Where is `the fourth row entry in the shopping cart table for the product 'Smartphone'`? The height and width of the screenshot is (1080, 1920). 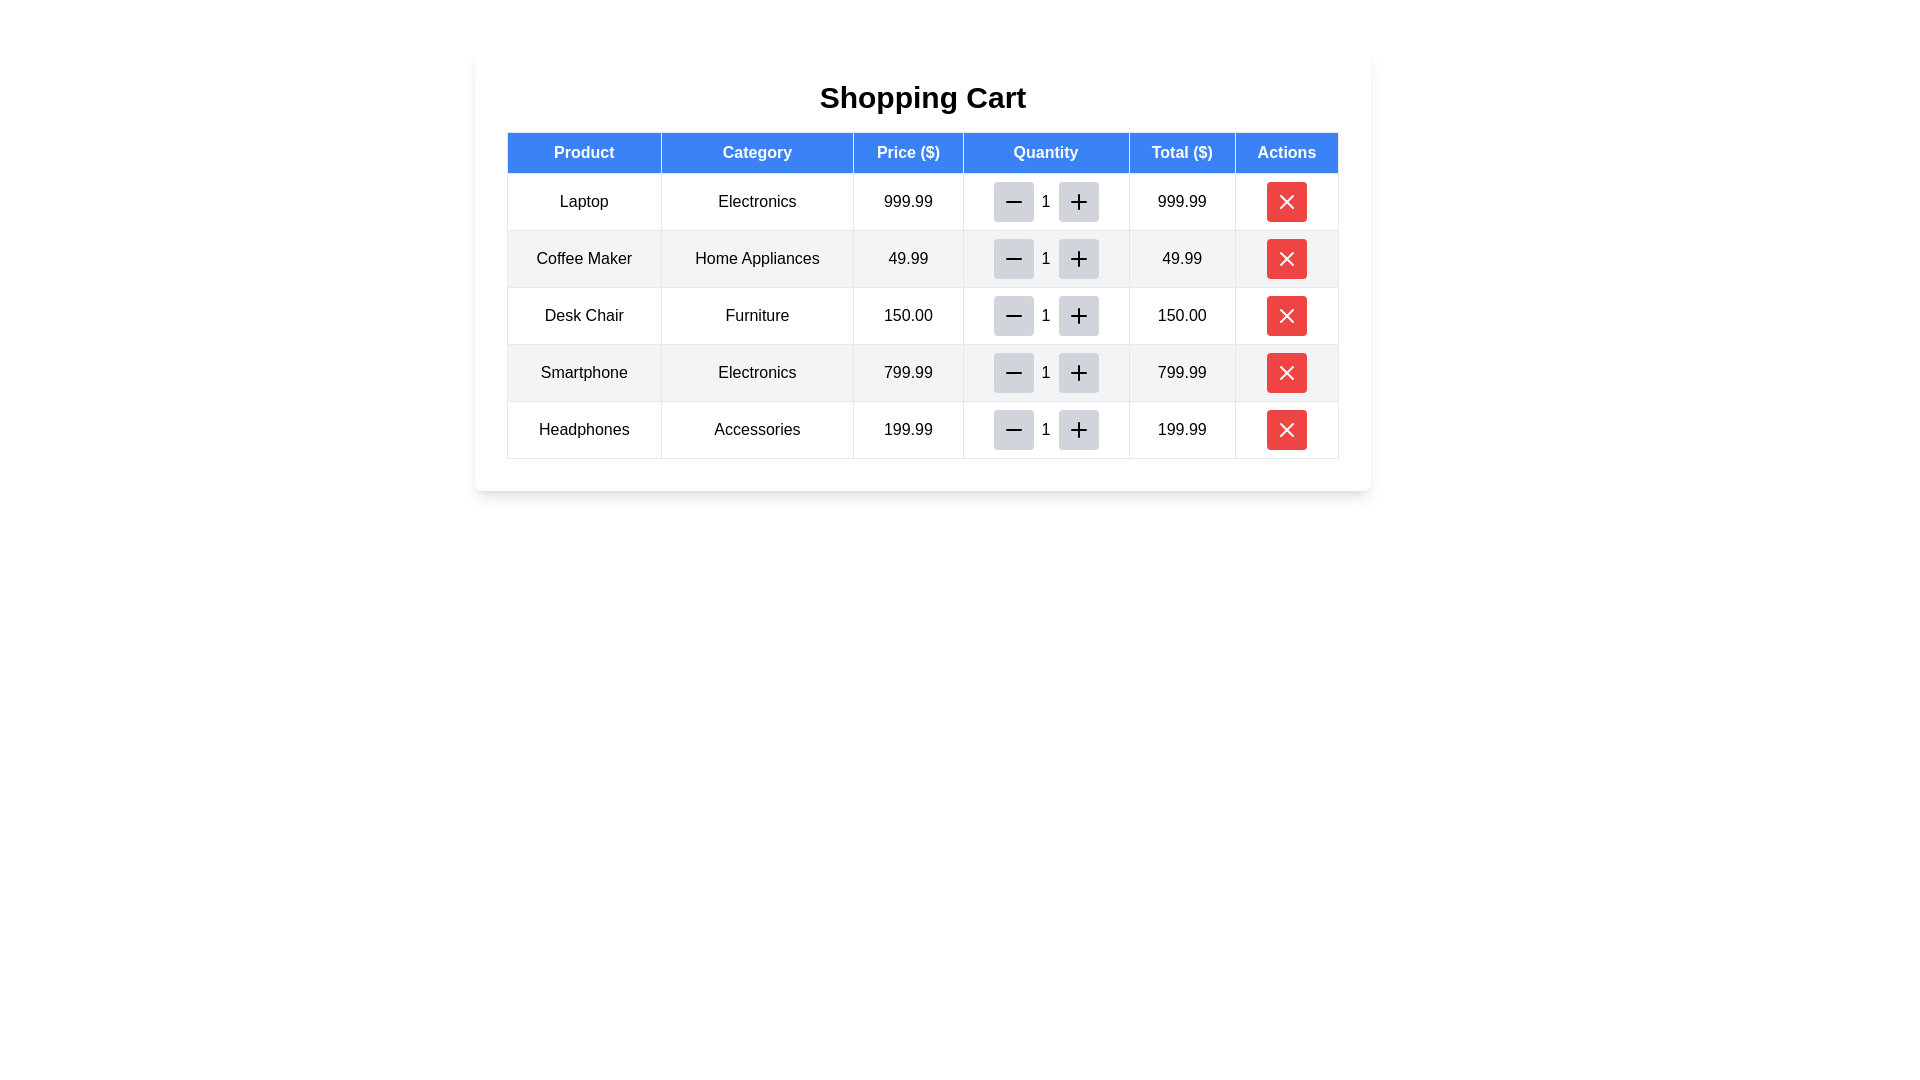 the fourth row entry in the shopping cart table for the product 'Smartphone' is located at coordinates (921, 373).